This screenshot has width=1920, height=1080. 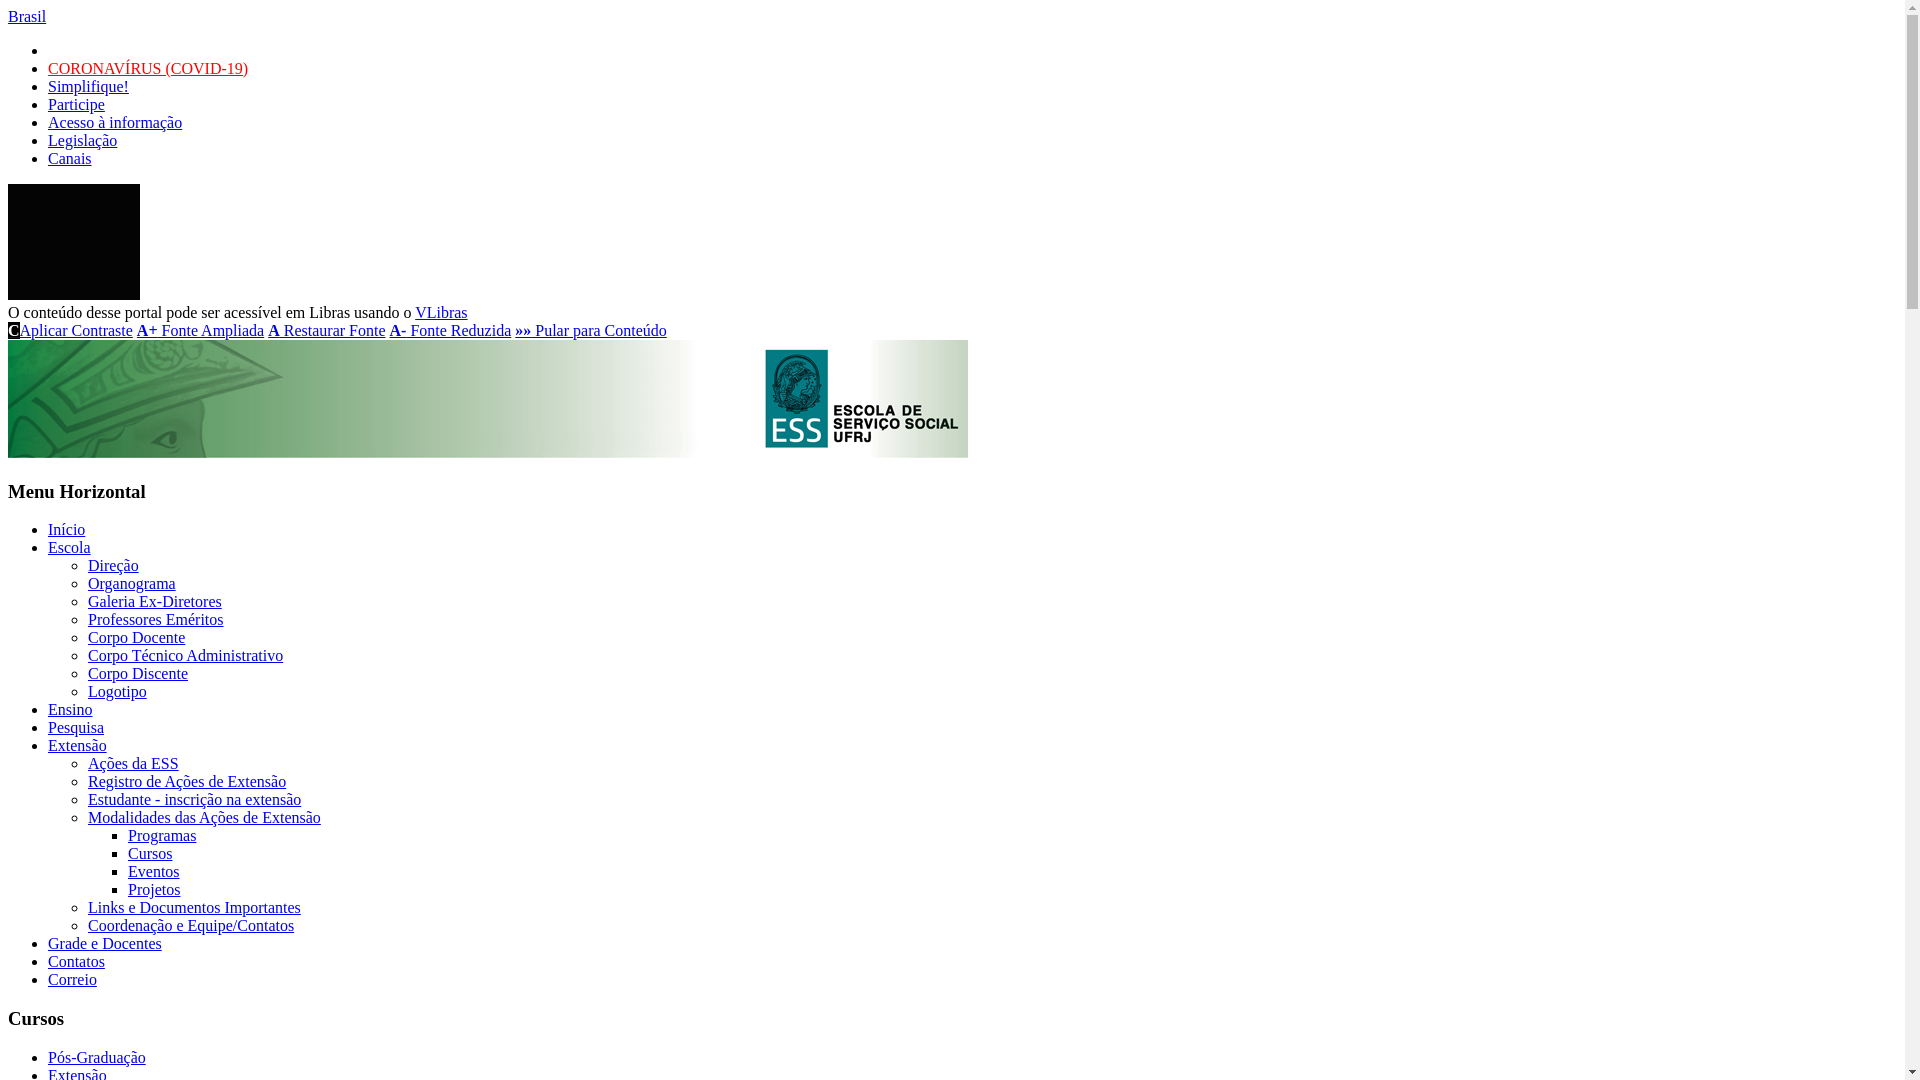 What do you see at coordinates (200, 329) in the screenshot?
I see `'A+ Fonte Ampliada'` at bounding box center [200, 329].